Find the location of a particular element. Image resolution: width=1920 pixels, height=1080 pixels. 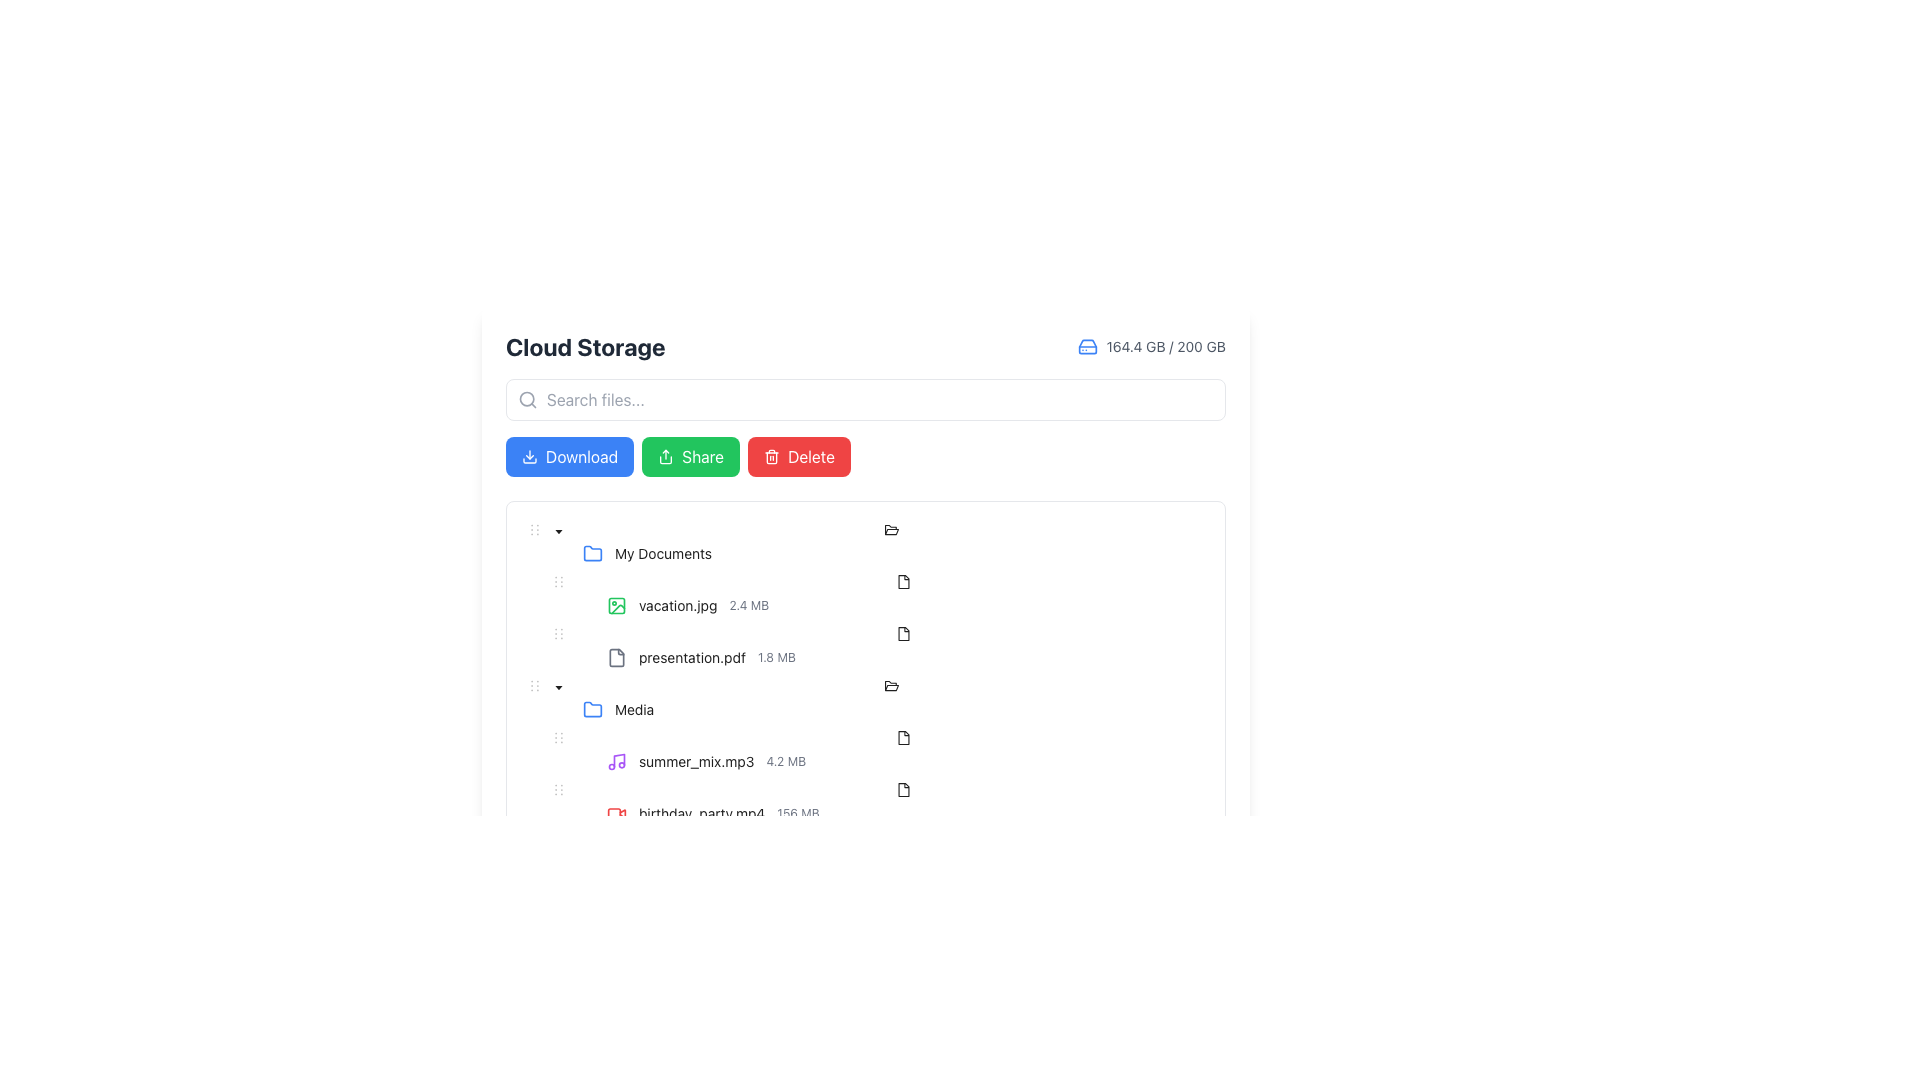

the draggable handle icon located is located at coordinates (558, 788).